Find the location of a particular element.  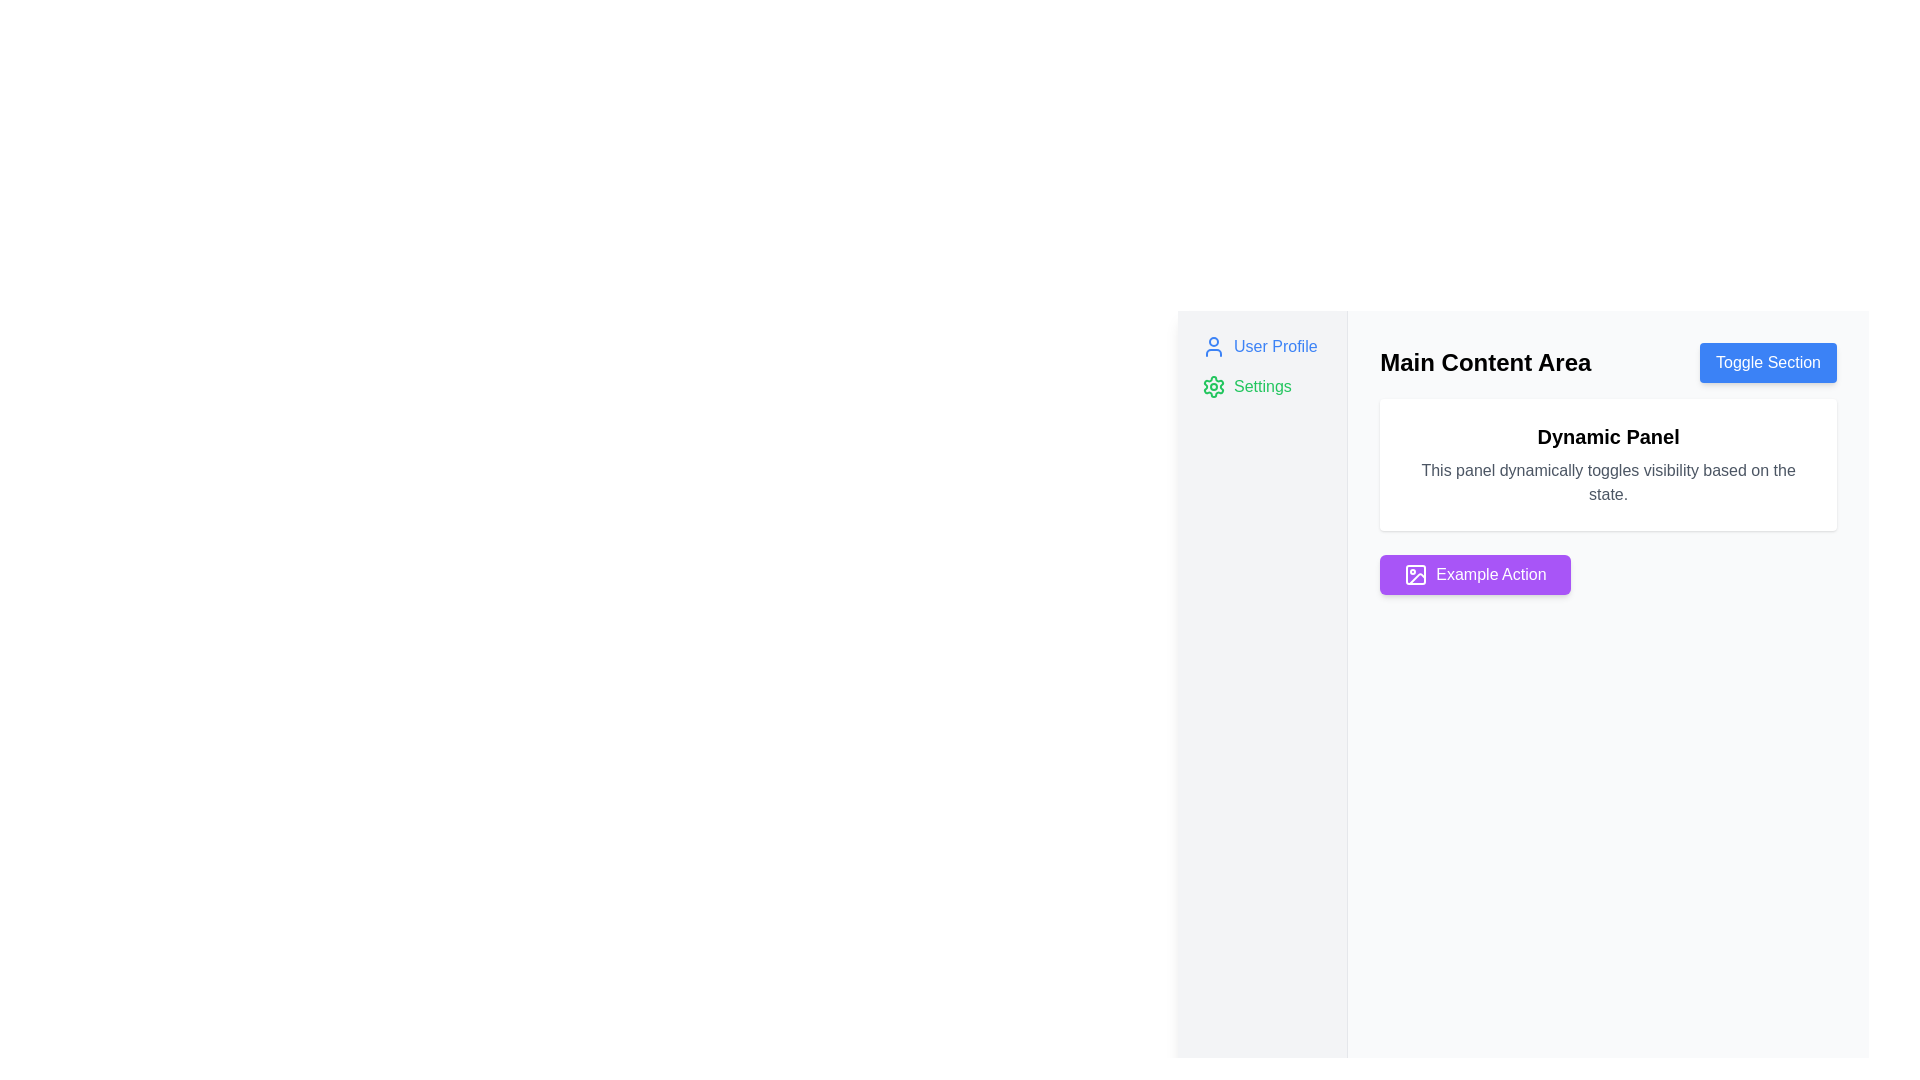

the Grouped interactive navigation links element is located at coordinates (1261, 366).